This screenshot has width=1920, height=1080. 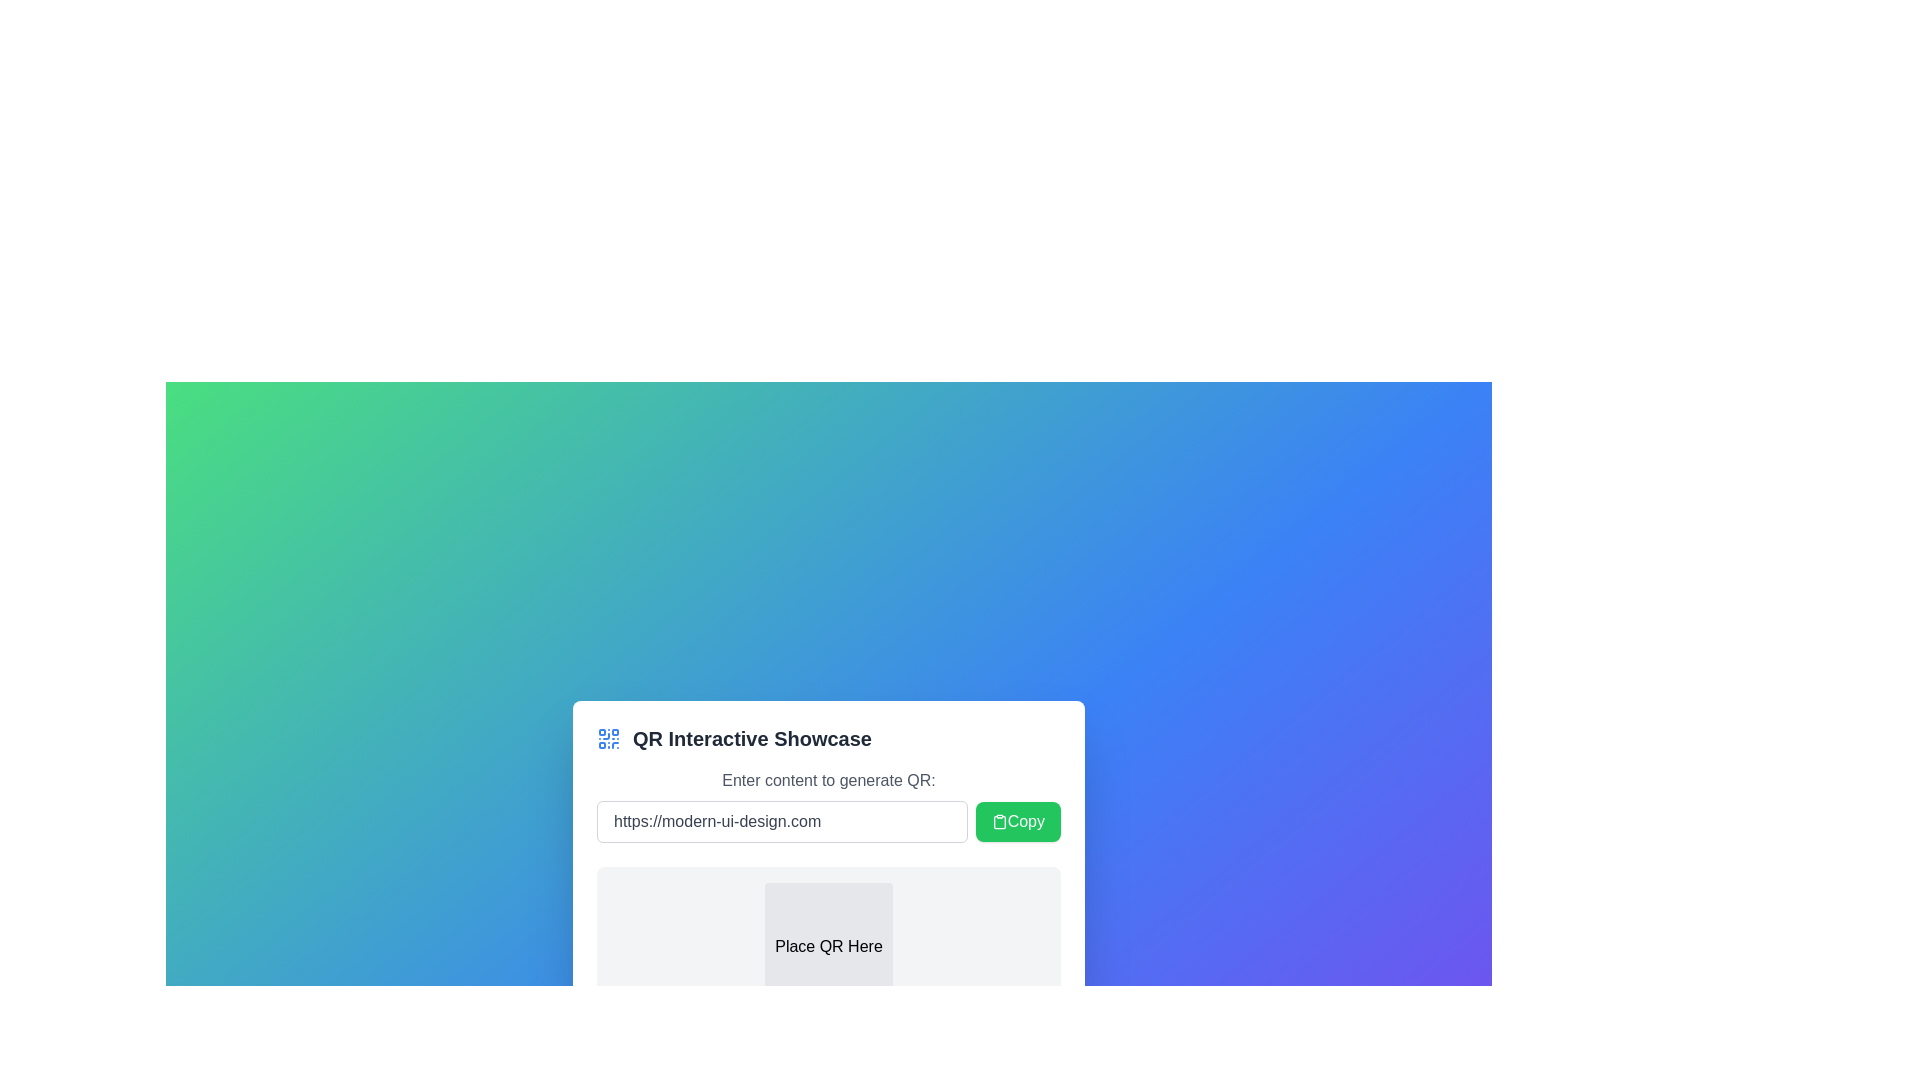 What do you see at coordinates (999, 821) in the screenshot?
I see `the 'Copy' button containing the clipboard icon to initiate the copy action` at bounding box center [999, 821].